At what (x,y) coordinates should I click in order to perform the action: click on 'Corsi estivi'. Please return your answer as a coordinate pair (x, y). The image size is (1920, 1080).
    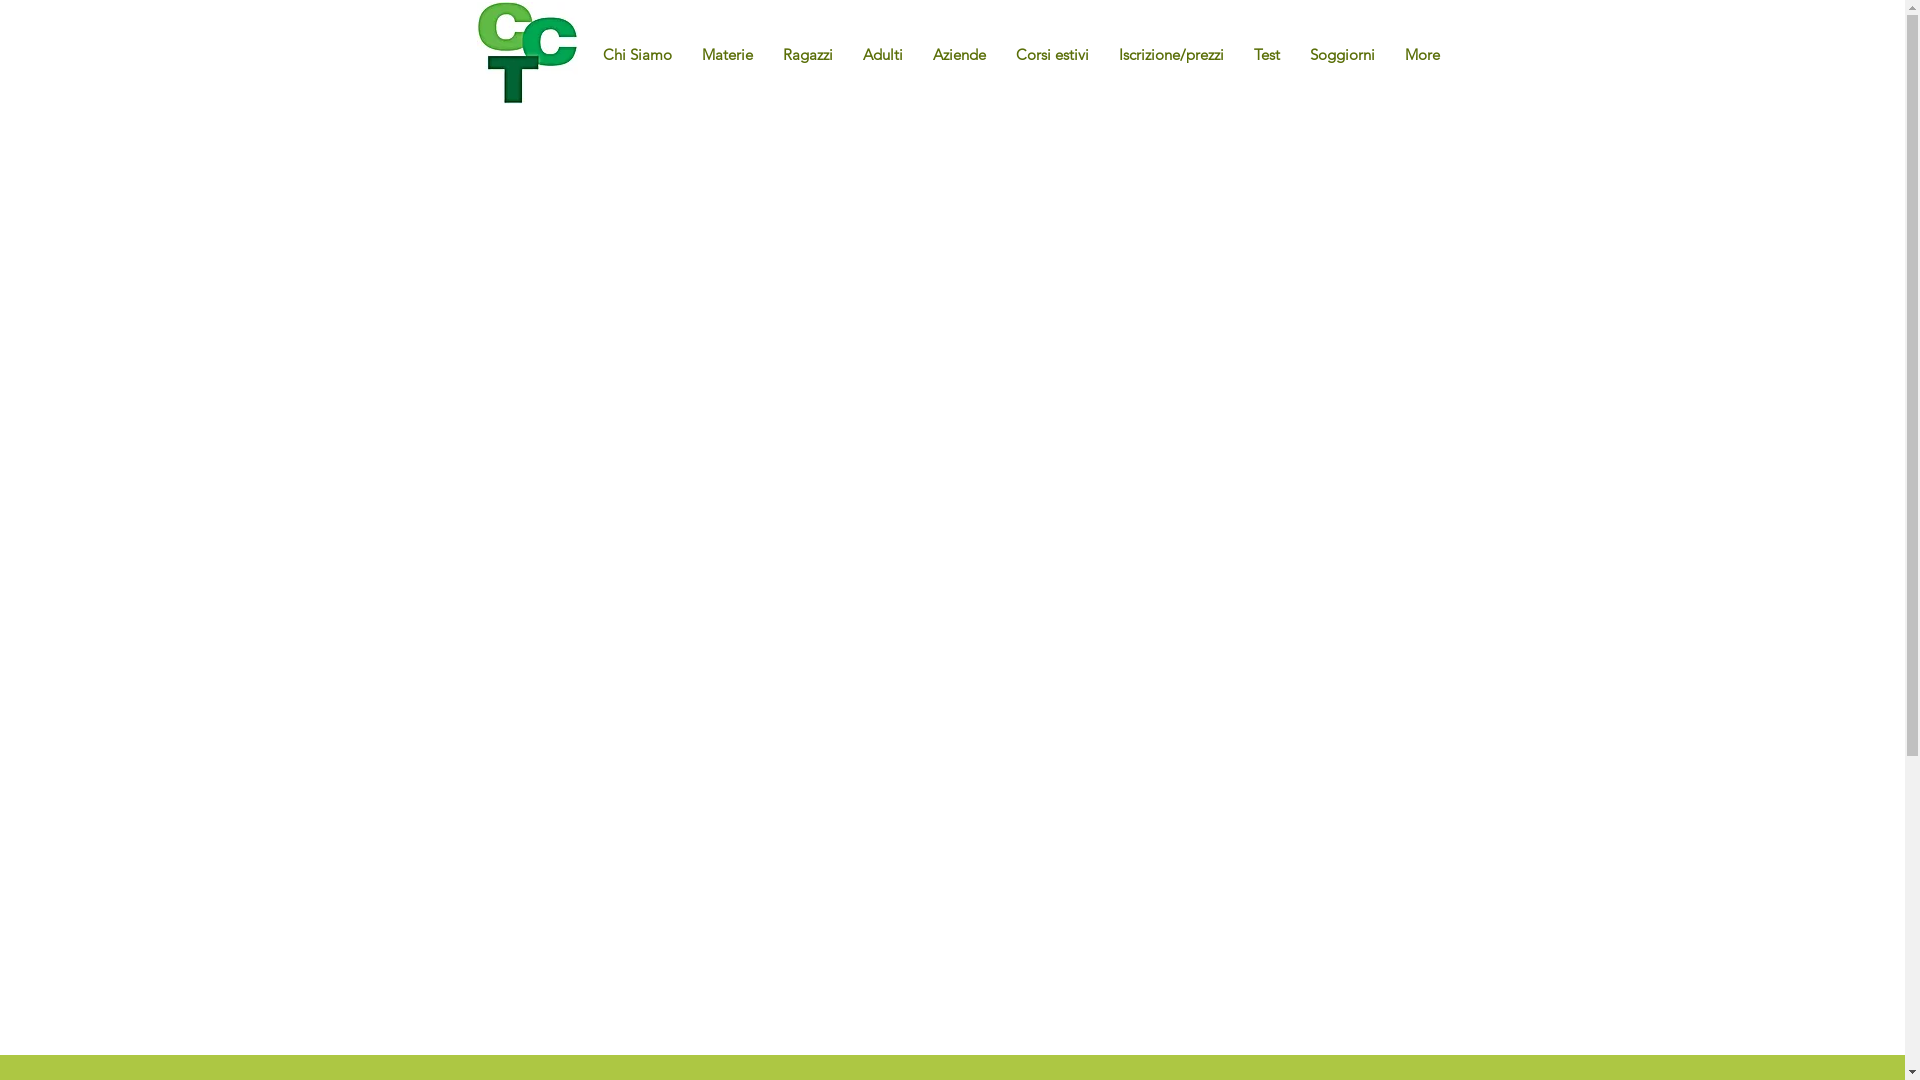
    Looking at the image, I should click on (979, 45).